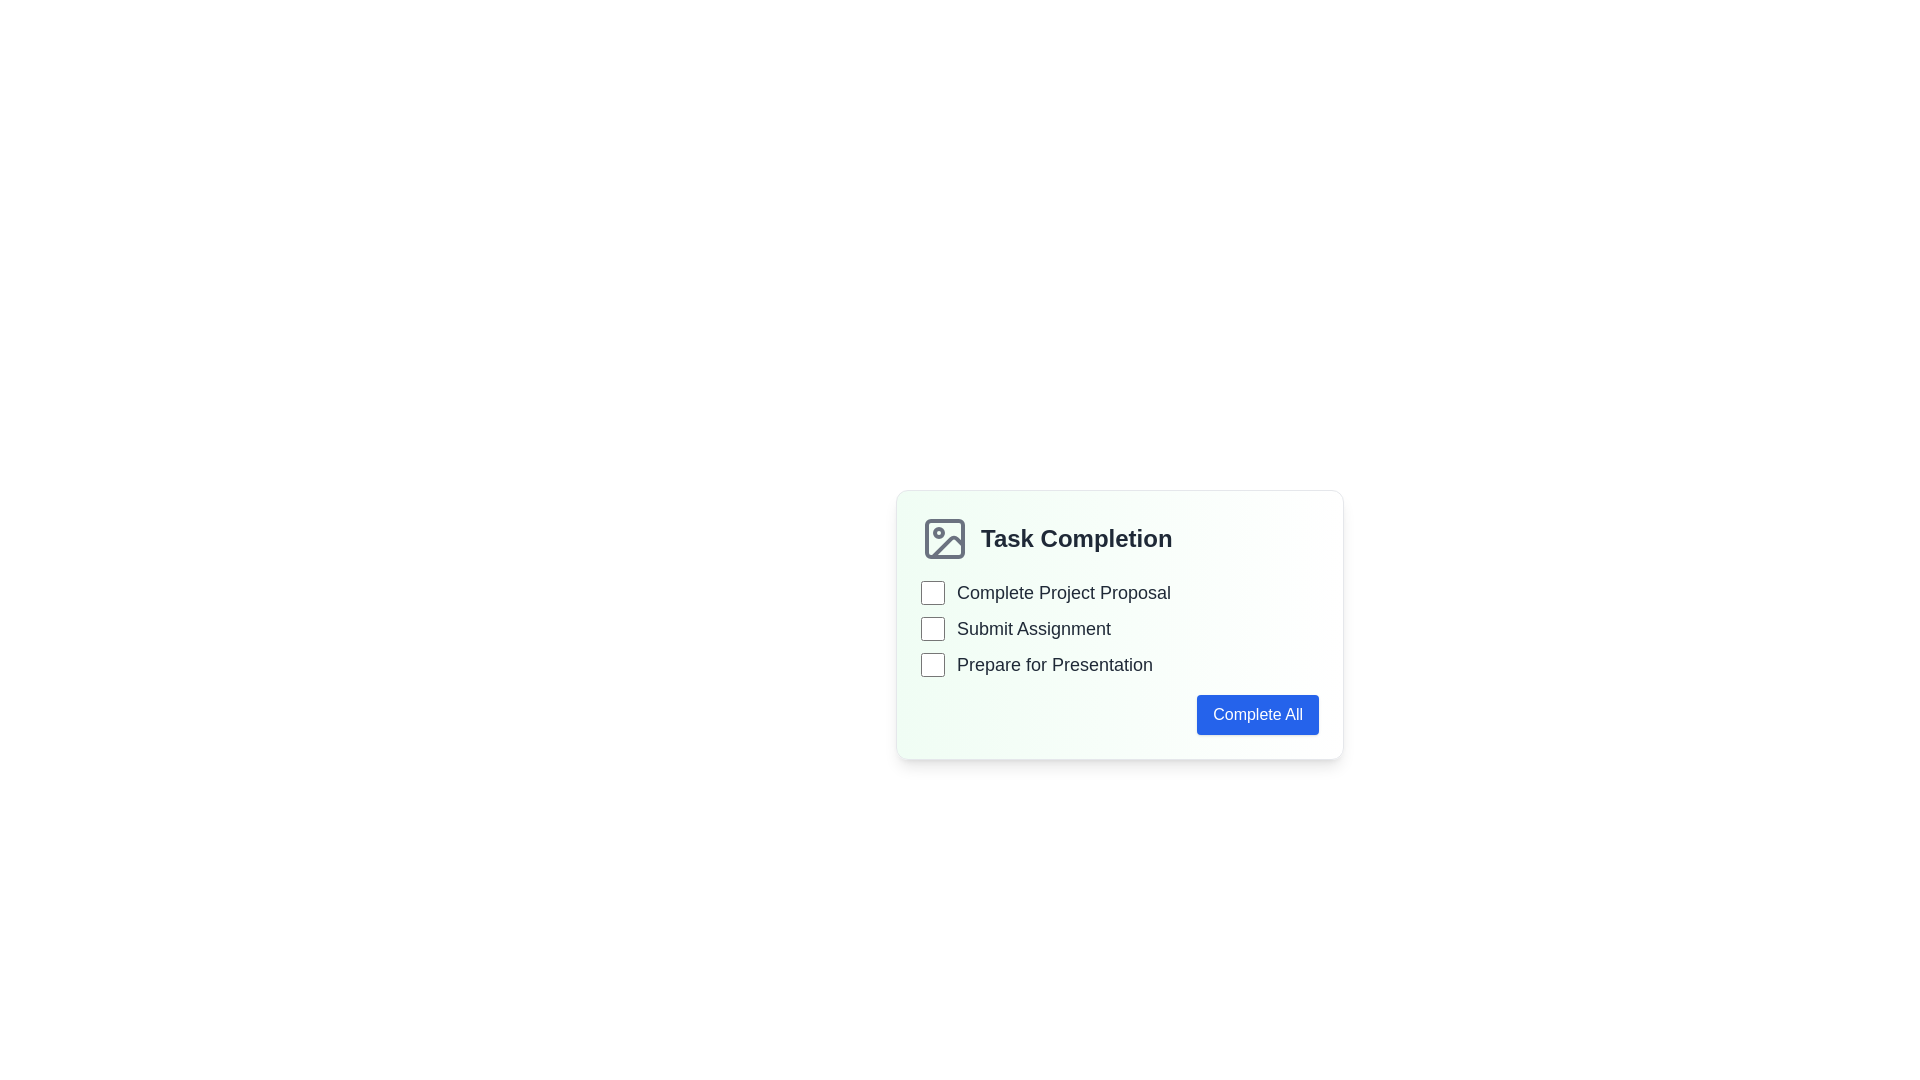  I want to click on the checkbox for the 'Submit Assignment' task, so click(931, 627).